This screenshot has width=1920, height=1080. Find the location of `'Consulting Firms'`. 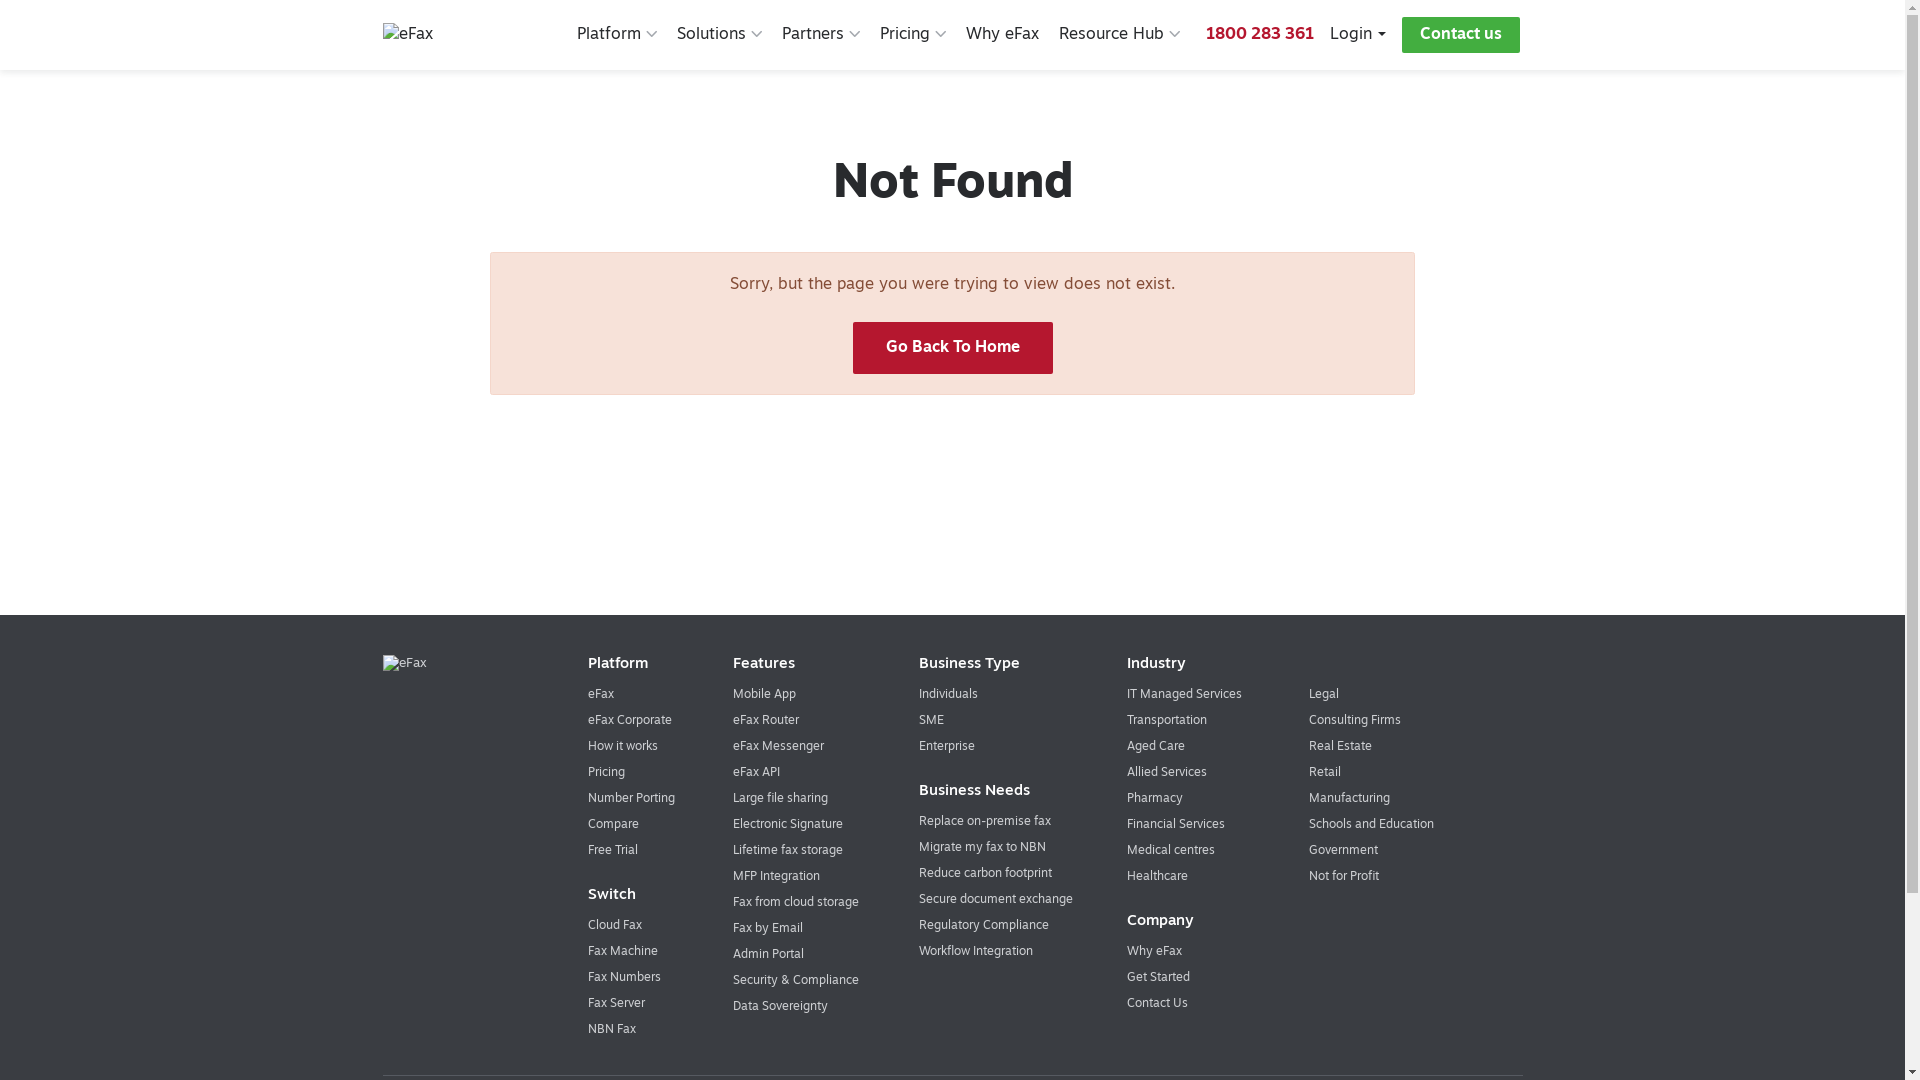

'Consulting Firms' is located at coordinates (1354, 721).